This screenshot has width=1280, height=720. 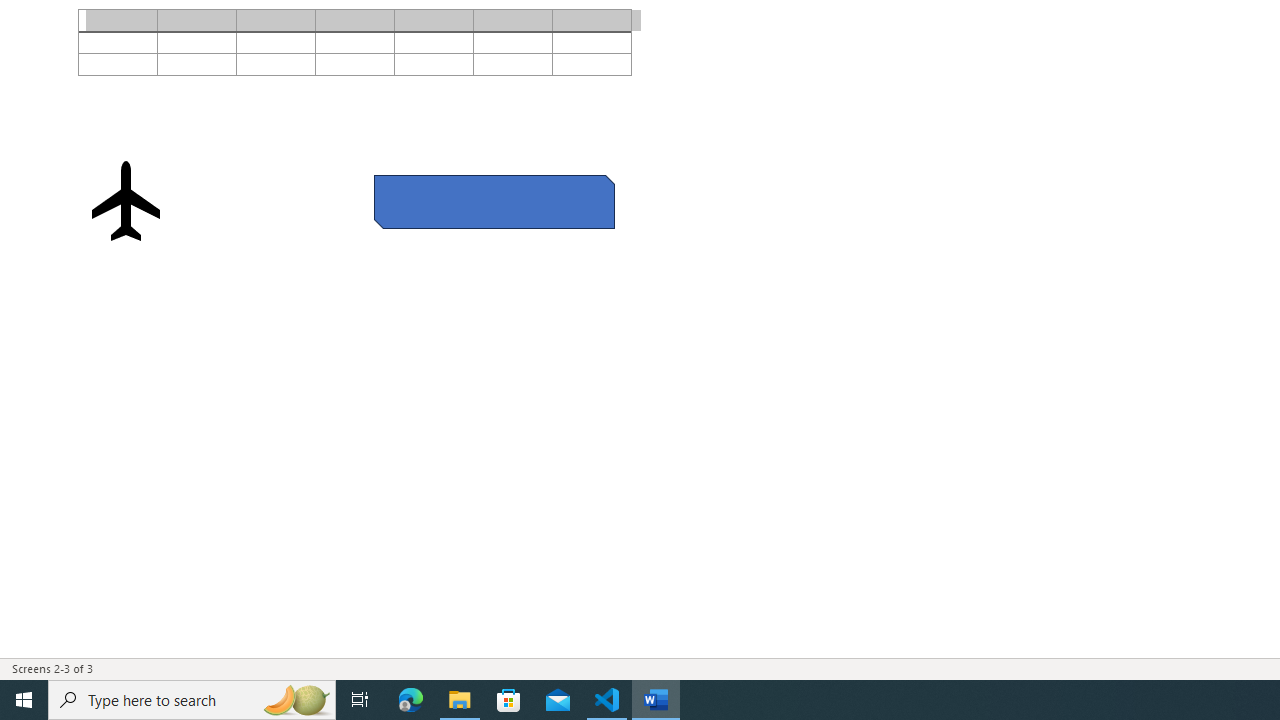 I want to click on 'Page Number Screens 2-3 of 3 ', so click(x=52, y=669).